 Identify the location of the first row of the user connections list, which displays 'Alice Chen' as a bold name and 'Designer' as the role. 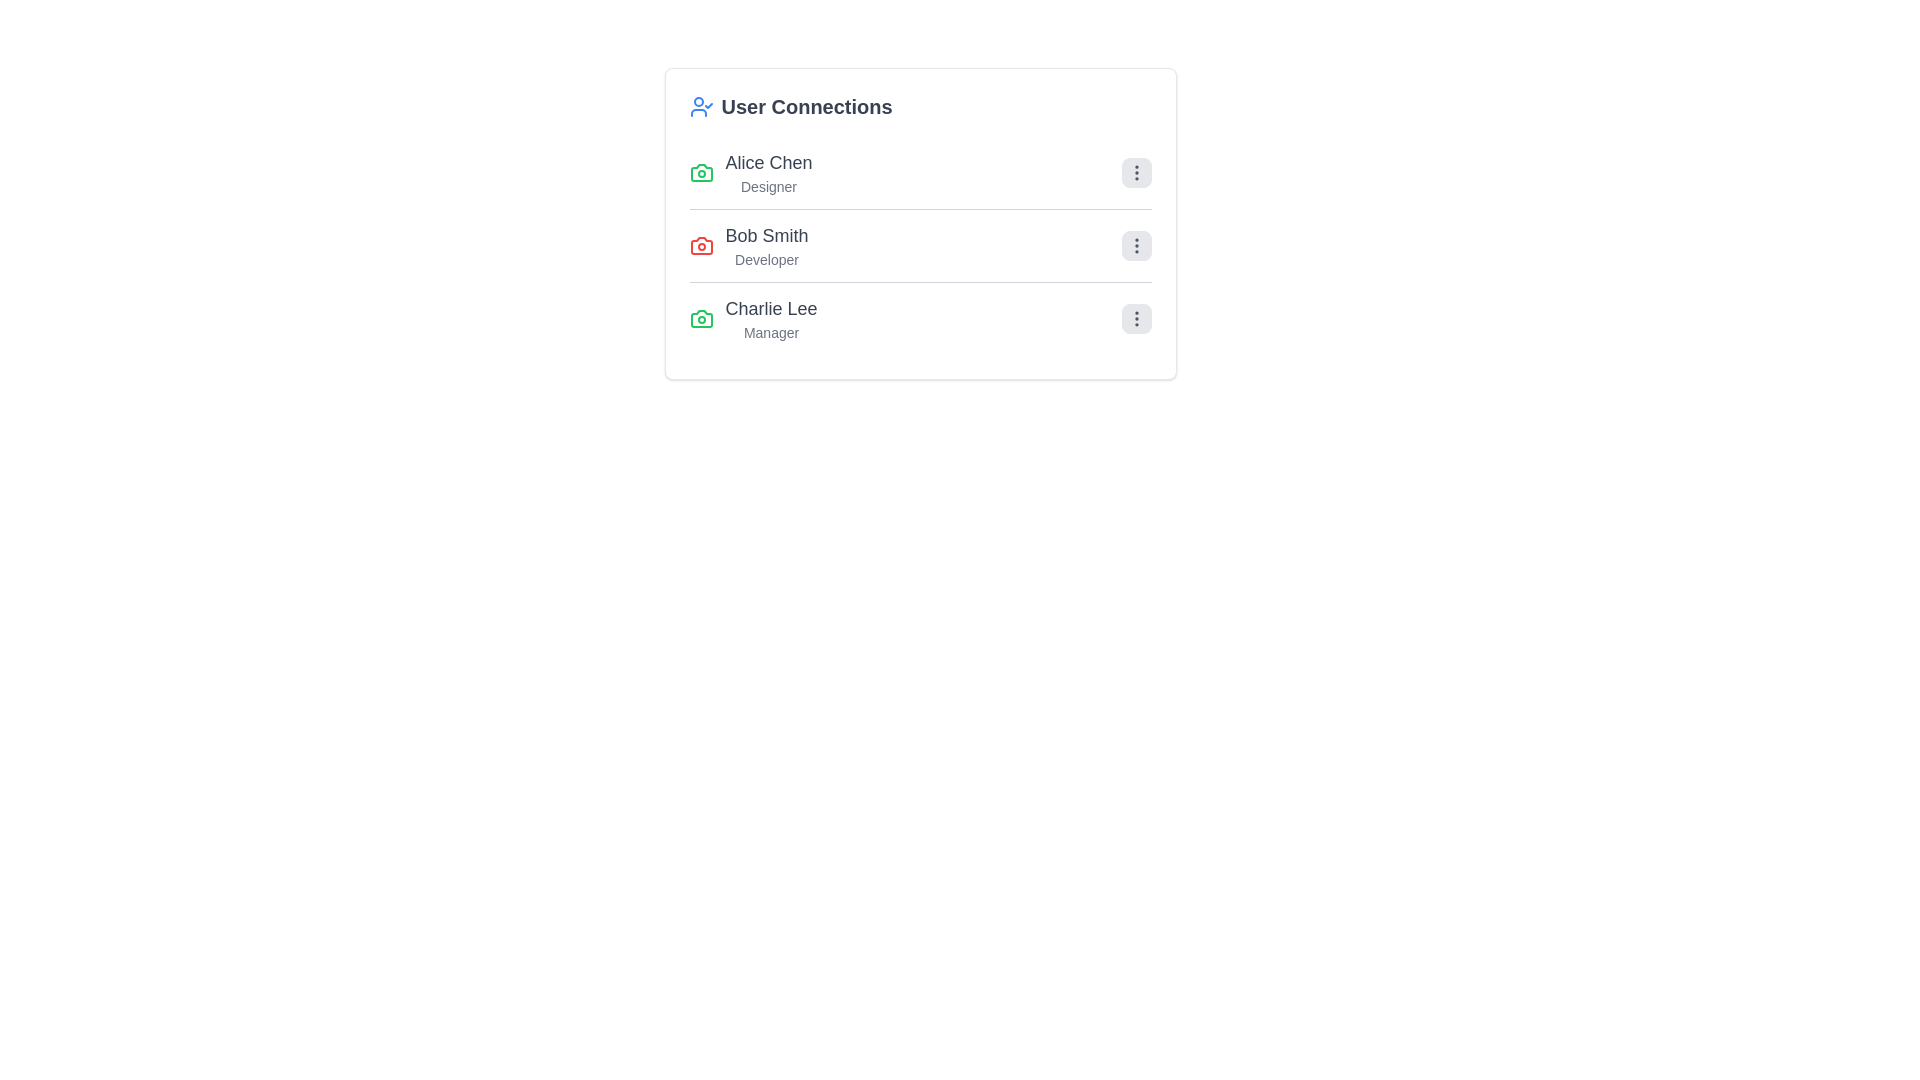
(919, 172).